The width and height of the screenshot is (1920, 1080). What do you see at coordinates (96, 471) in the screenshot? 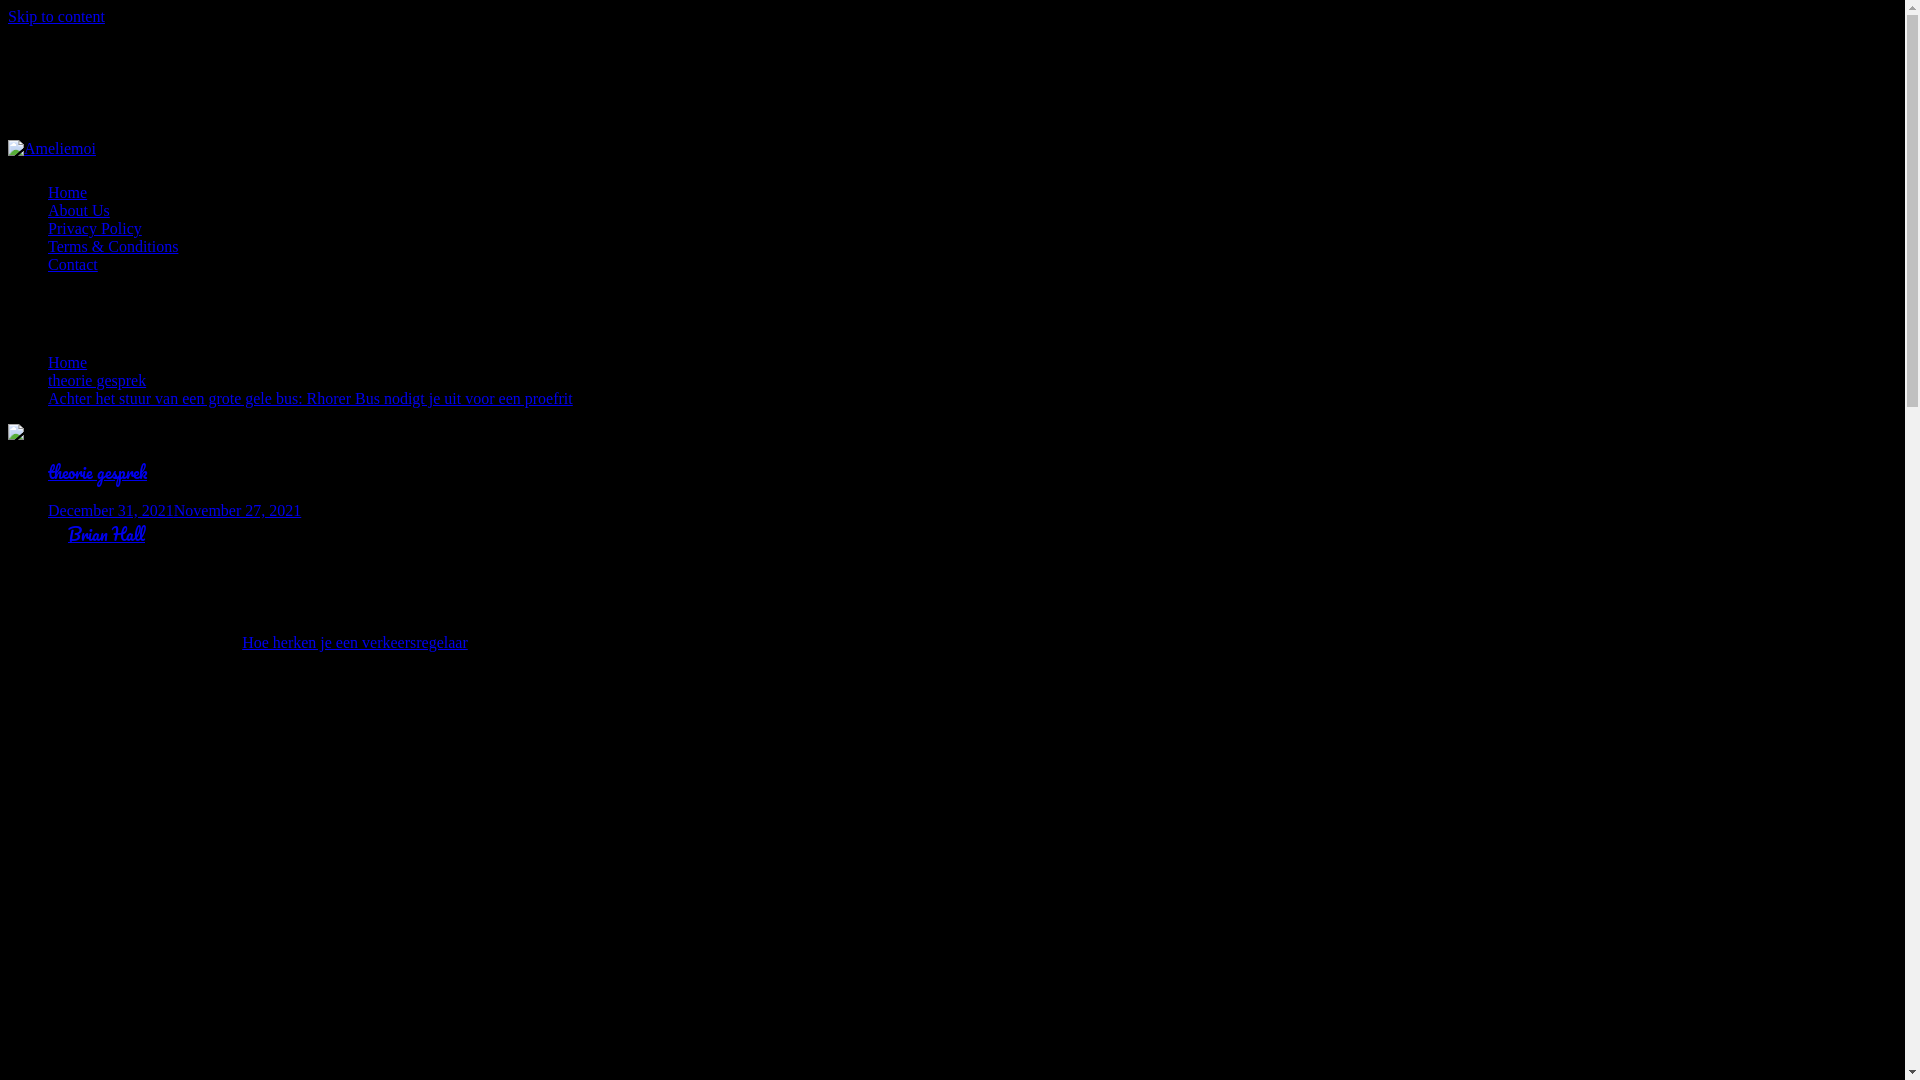
I see `'theorie gesprek'` at bounding box center [96, 471].